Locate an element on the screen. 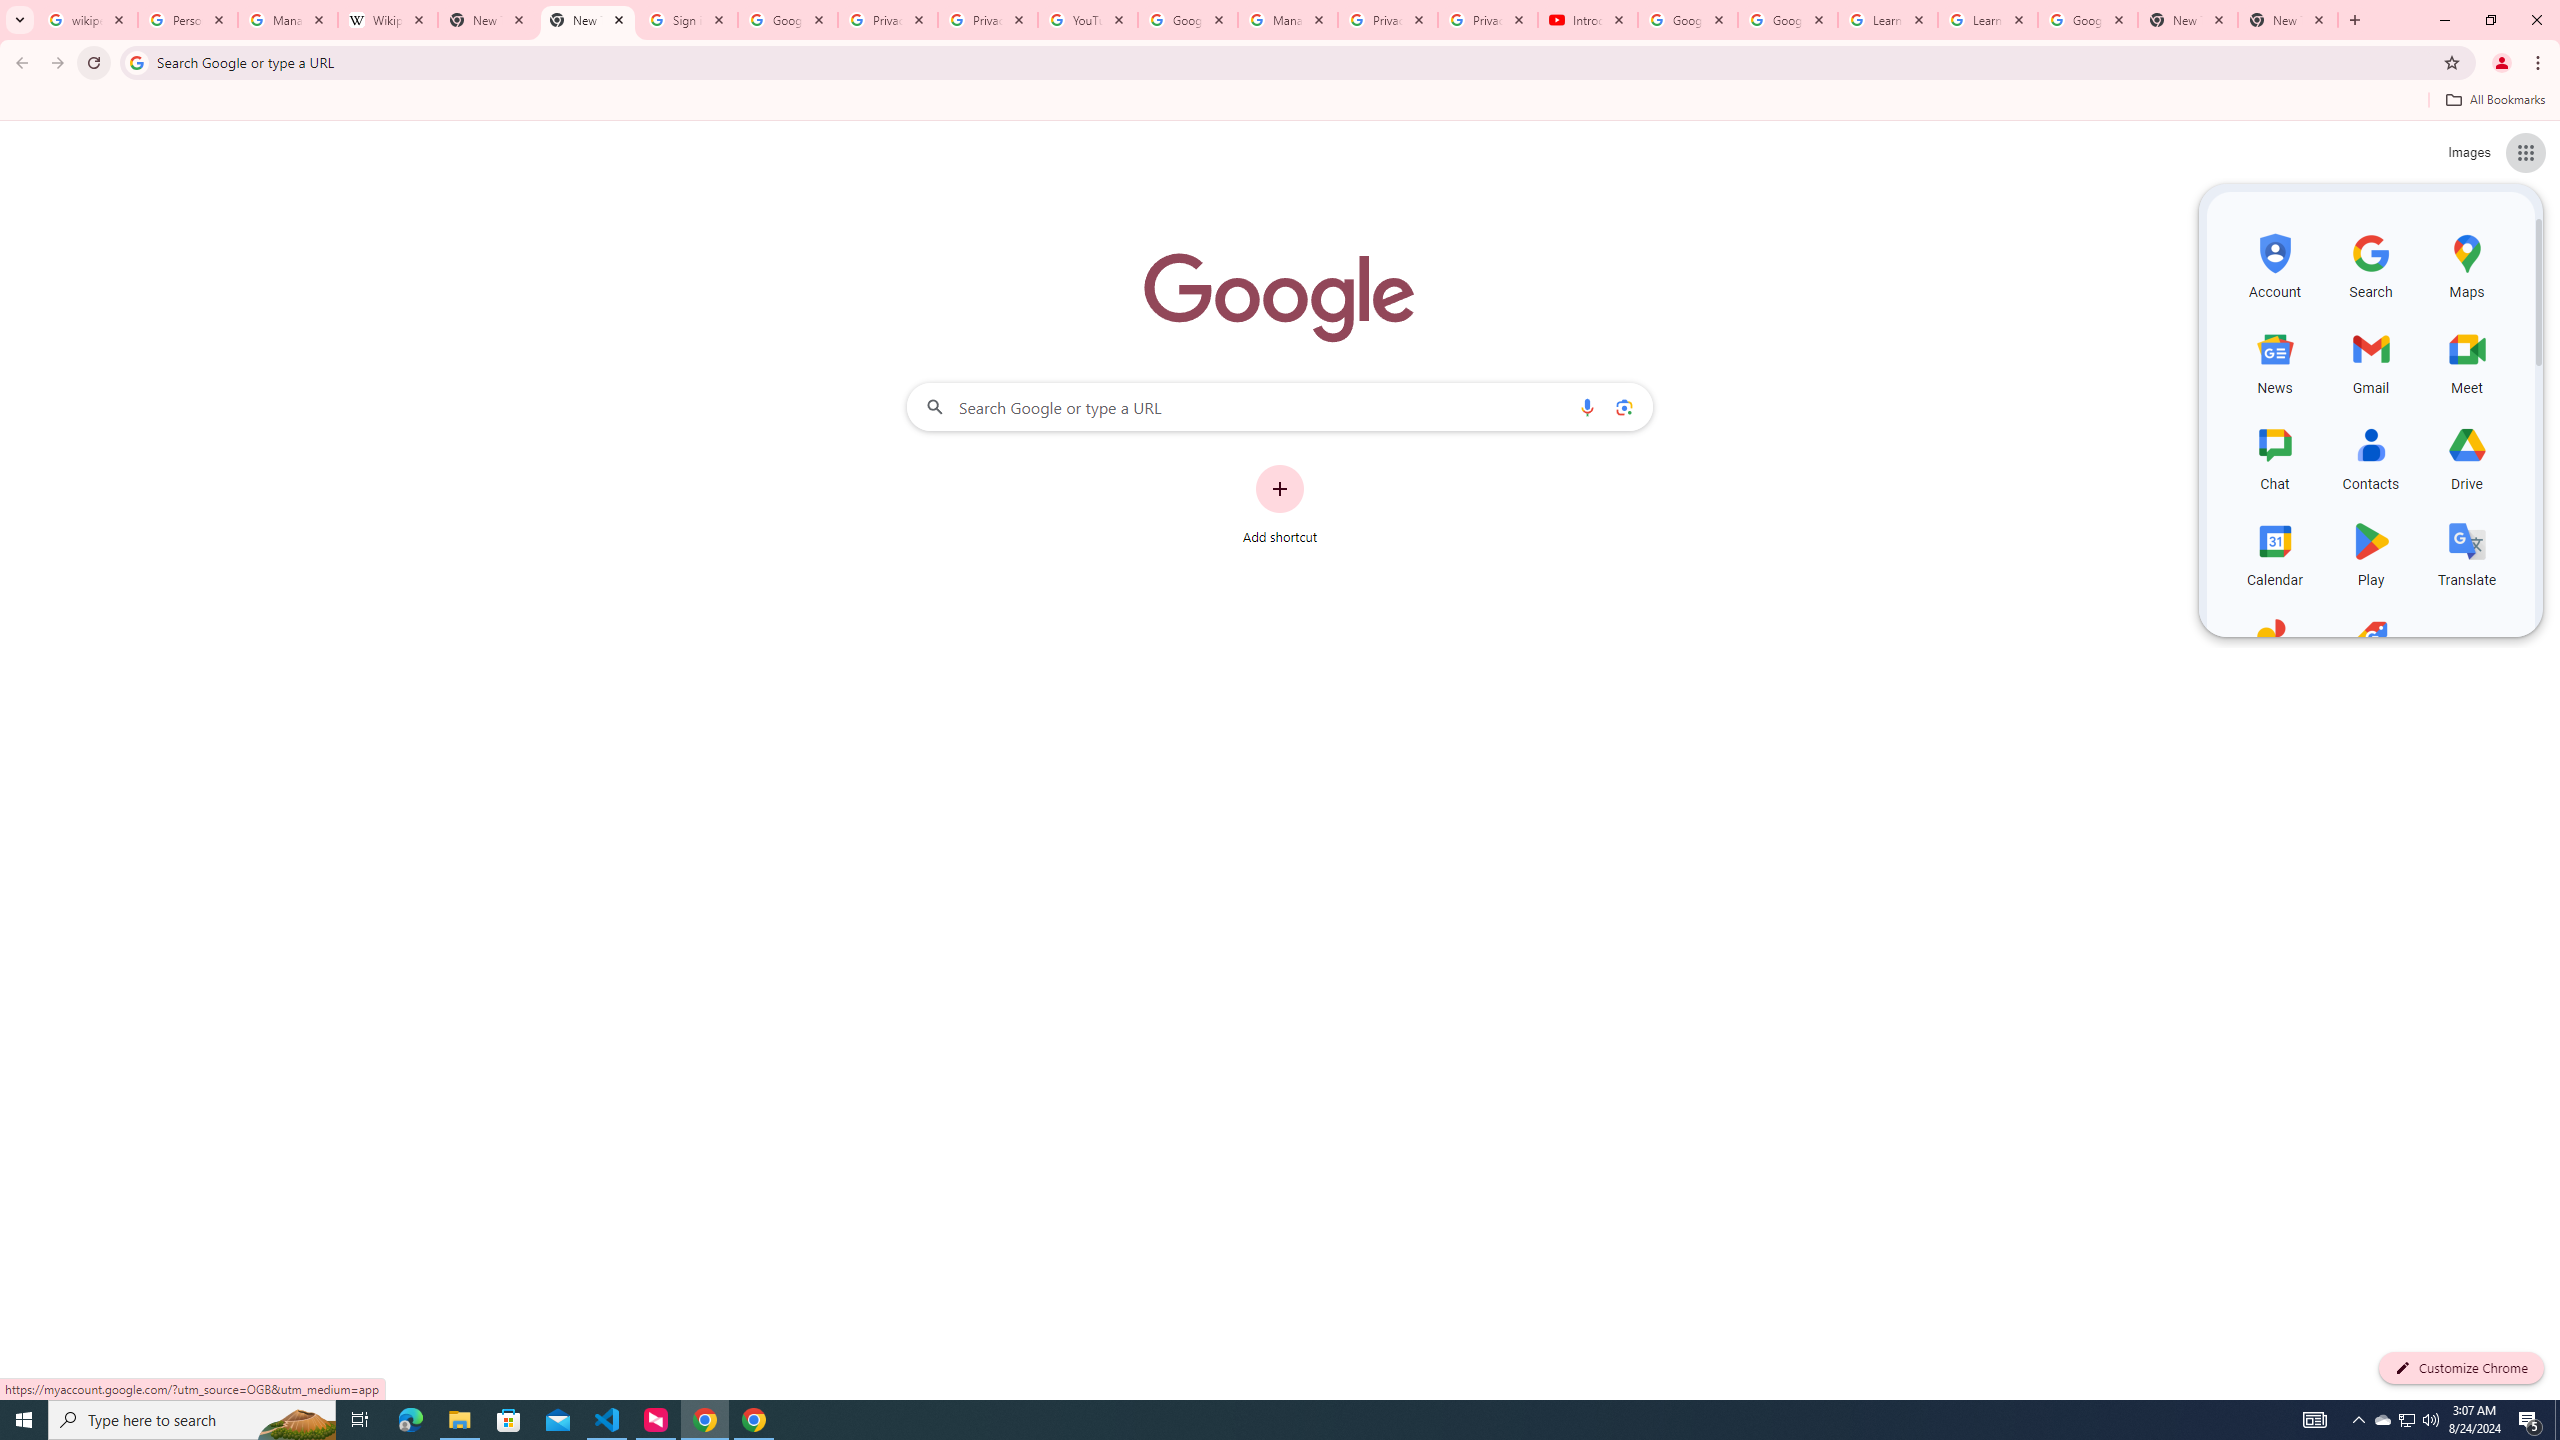 The height and width of the screenshot is (1440, 2560). 'Wikipedia:Edit requests - Wikipedia' is located at coordinates (388, 19).